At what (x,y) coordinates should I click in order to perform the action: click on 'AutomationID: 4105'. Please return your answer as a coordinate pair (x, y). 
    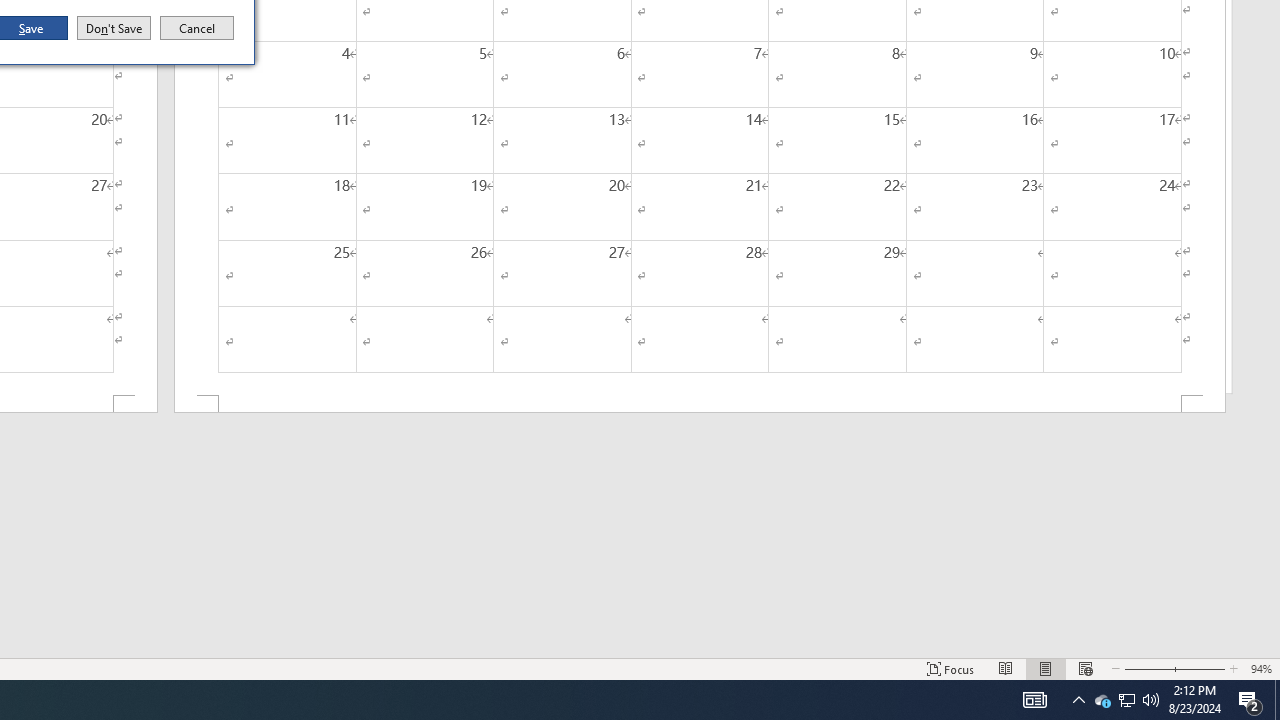
    Looking at the image, I should click on (1034, 698).